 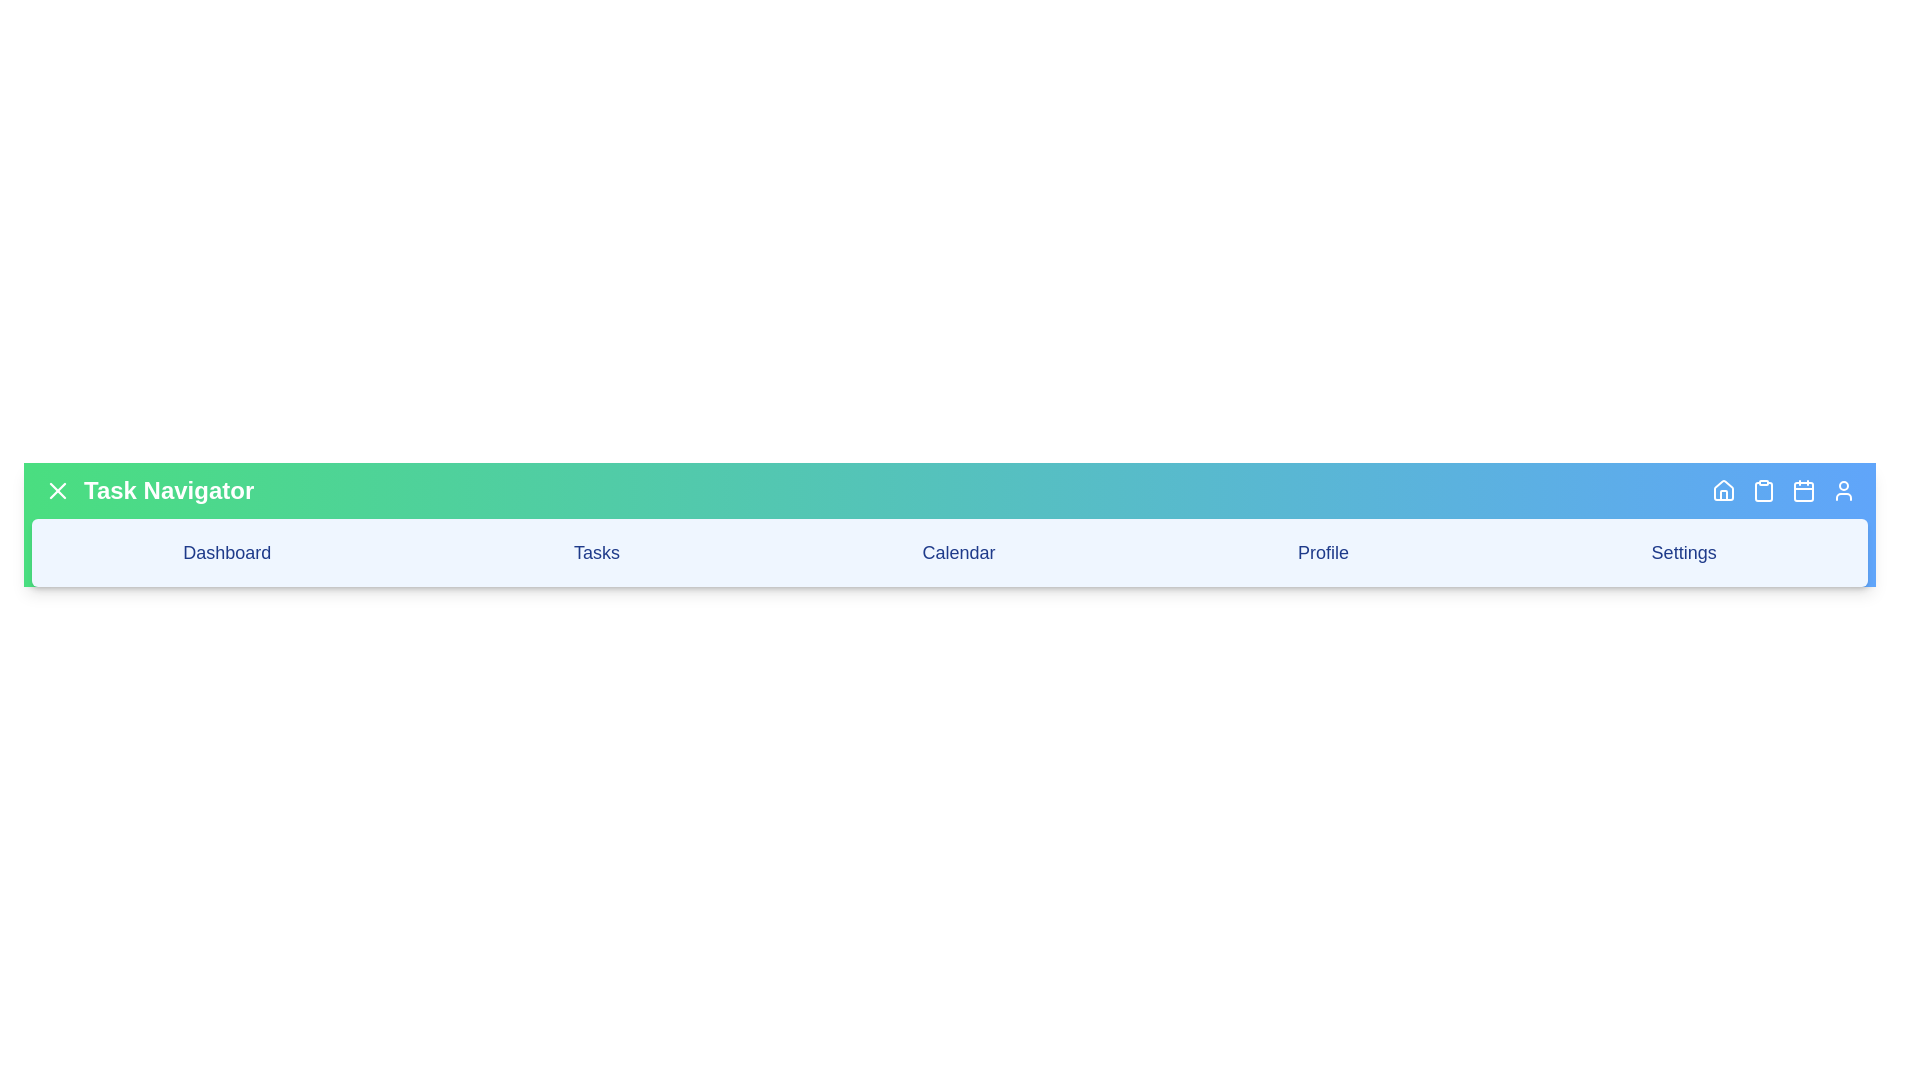 I want to click on the menu button to toggle the menu visibility, so click(x=57, y=490).